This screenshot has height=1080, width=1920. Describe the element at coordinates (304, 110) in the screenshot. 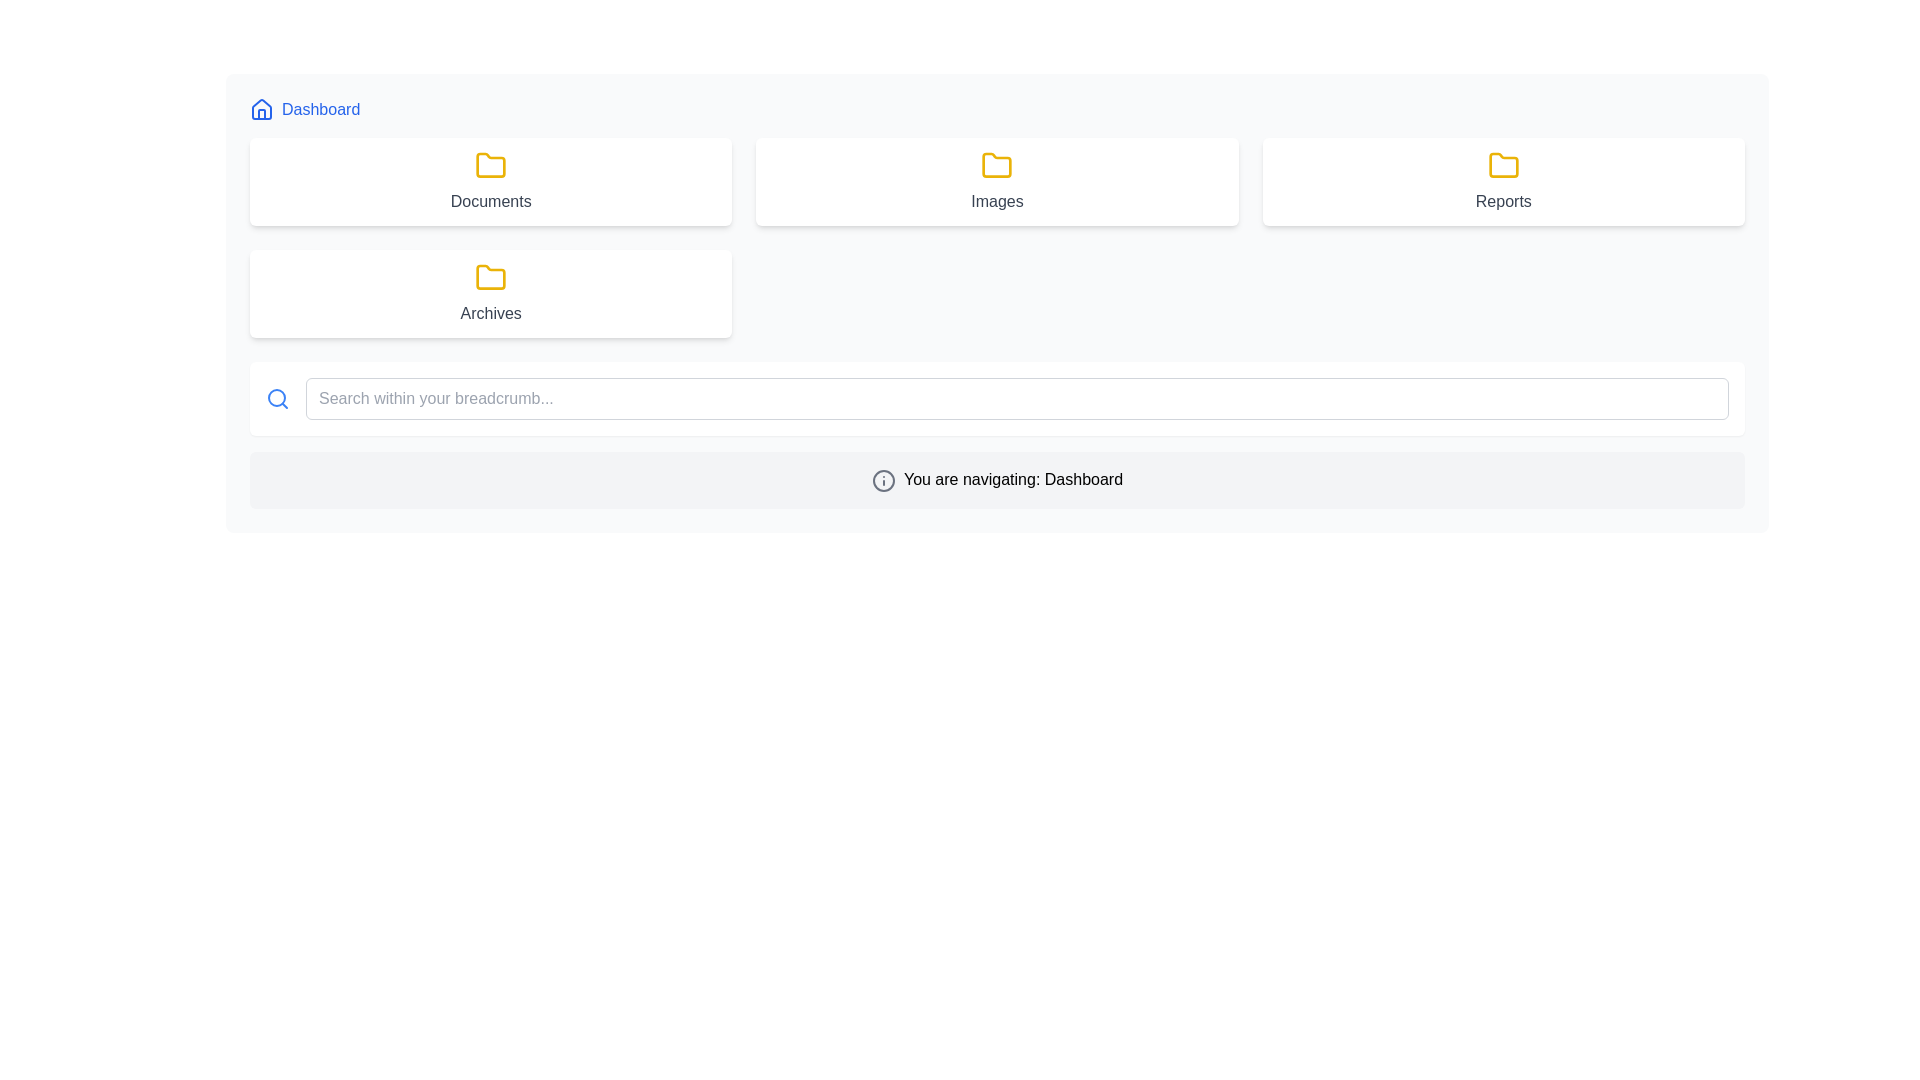

I see `the 'Dashboard' link, which is styled in blue text and located beside a house icon` at that location.